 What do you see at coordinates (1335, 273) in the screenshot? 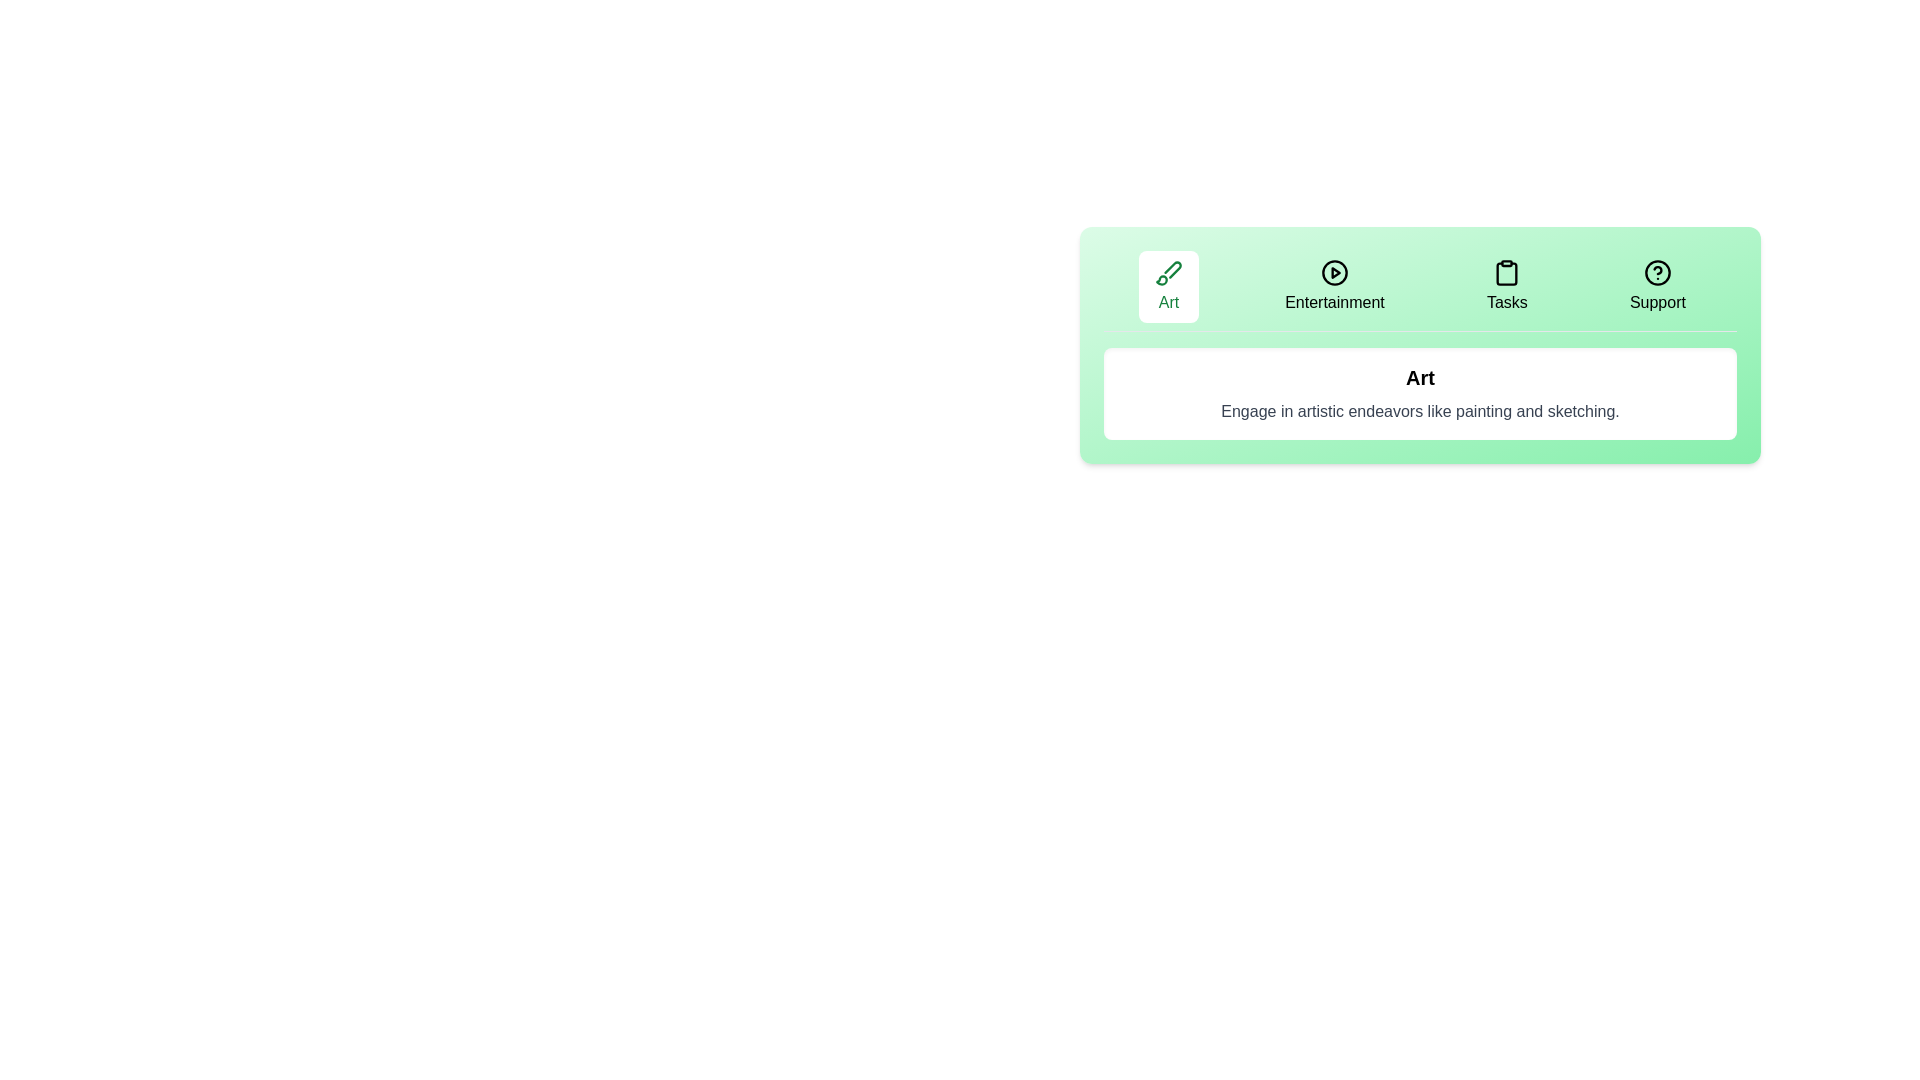
I see `the triangular play button icon located at the center of the 'Entertainment' circular icon in the upper menu` at bounding box center [1335, 273].